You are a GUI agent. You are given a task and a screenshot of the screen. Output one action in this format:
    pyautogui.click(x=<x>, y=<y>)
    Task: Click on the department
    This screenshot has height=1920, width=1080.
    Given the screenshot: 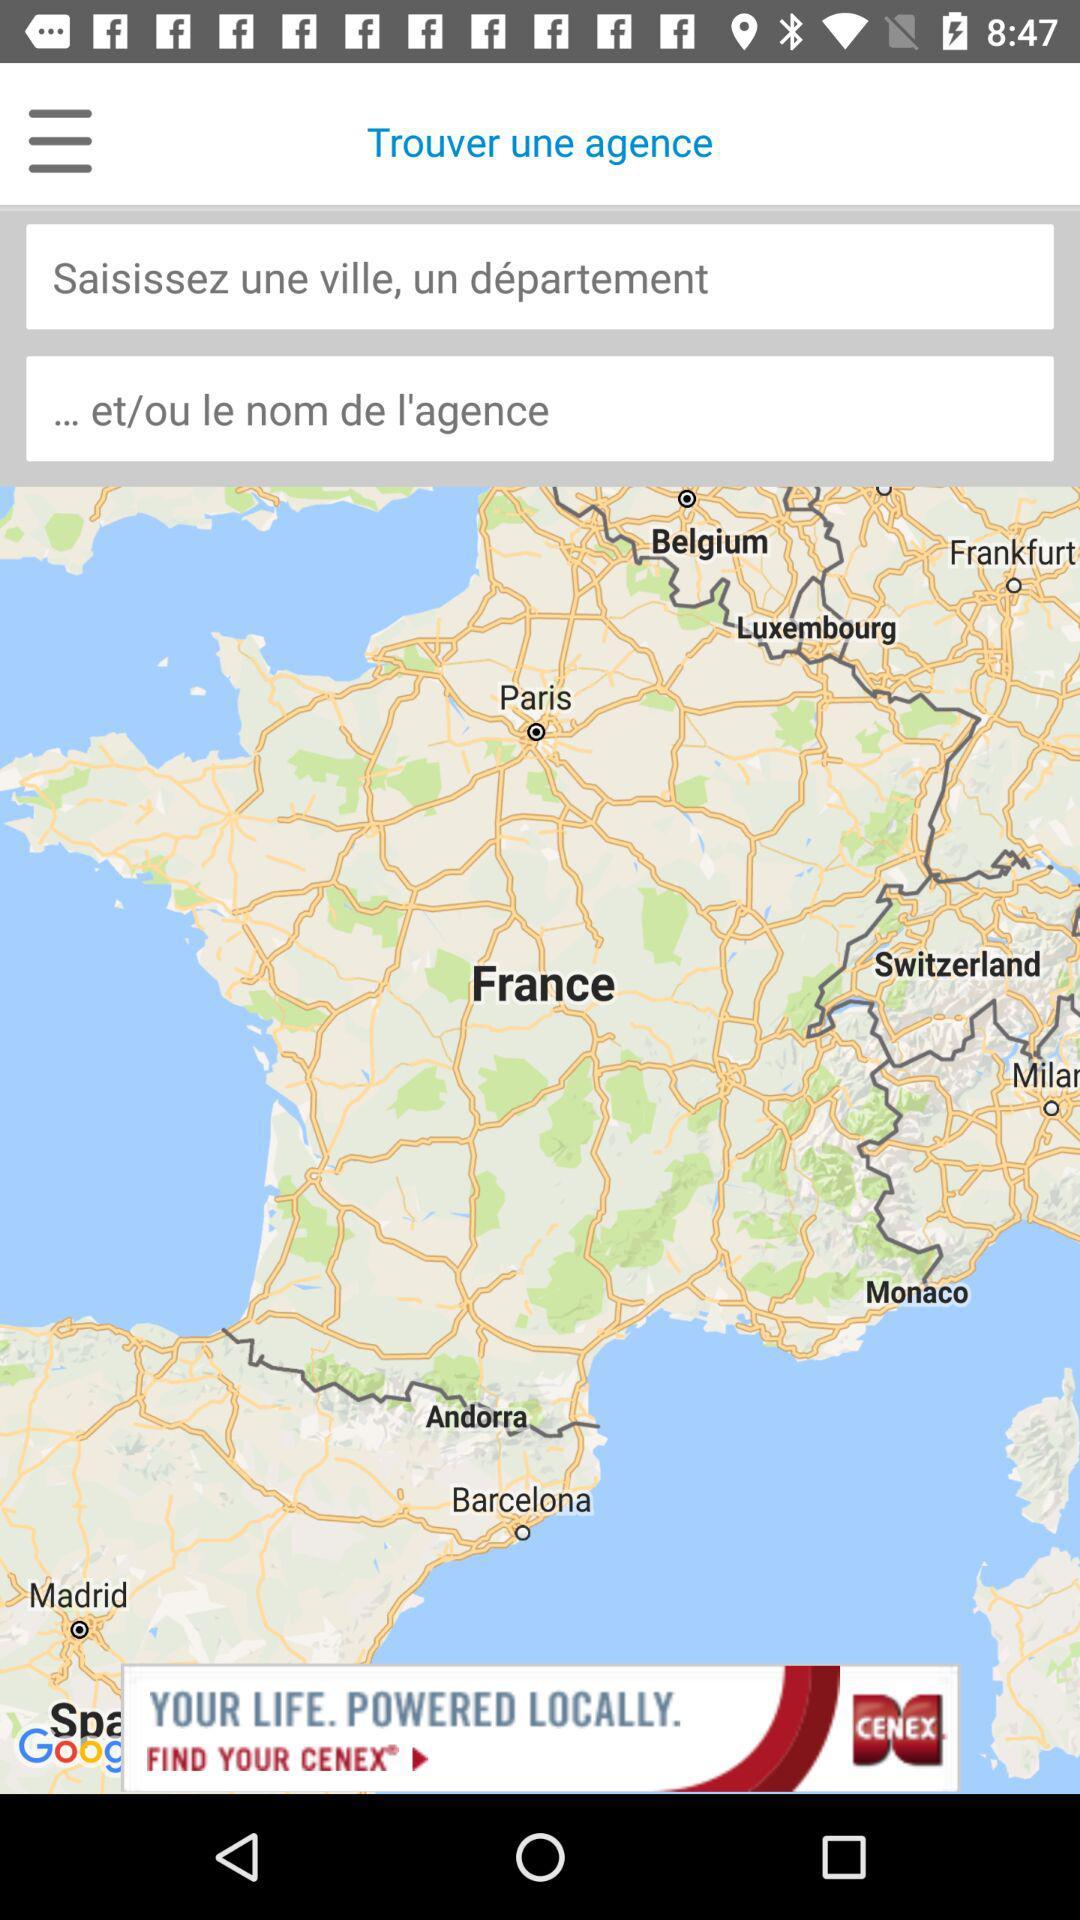 What is the action you would take?
    pyautogui.click(x=540, y=275)
    